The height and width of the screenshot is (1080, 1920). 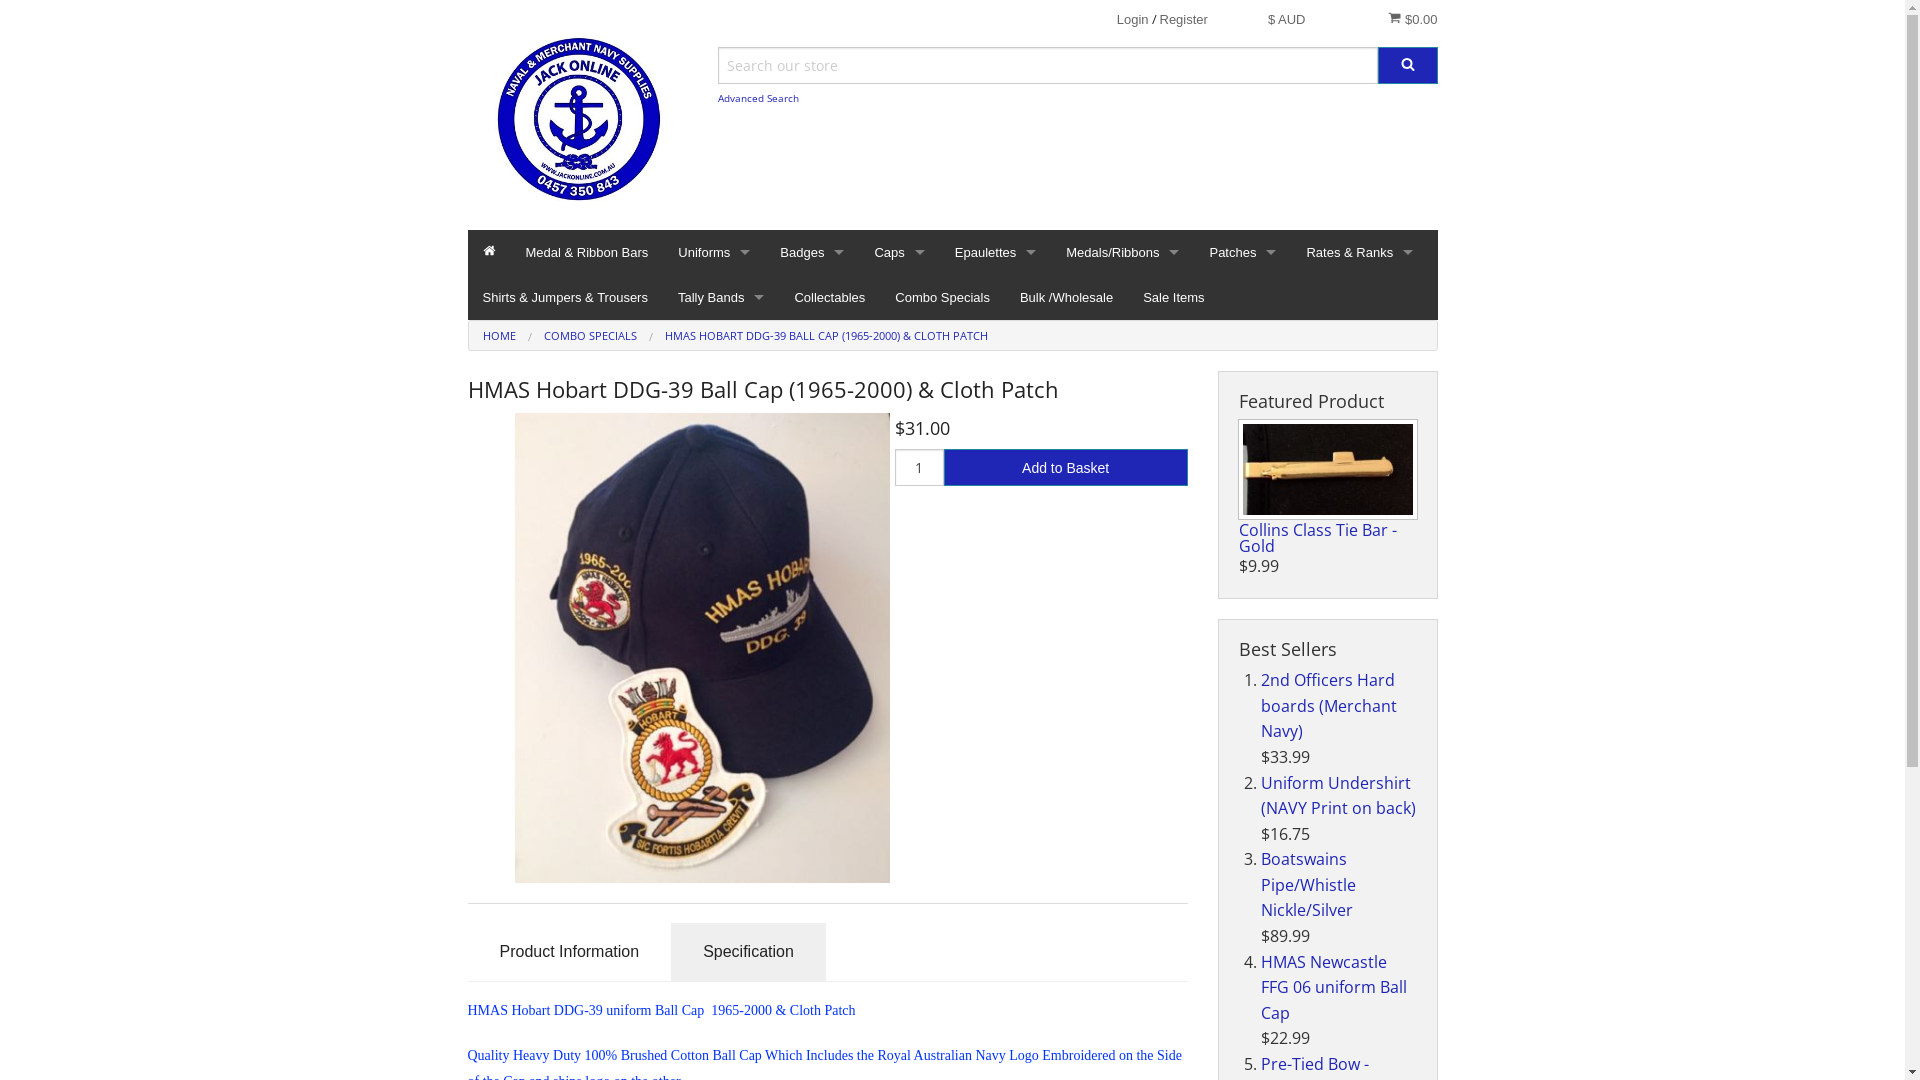 What do you see at coordinates (1359, 251) in the screenshot?
I see `'Rates & Ranks'` at bounding box center [1359, 251].